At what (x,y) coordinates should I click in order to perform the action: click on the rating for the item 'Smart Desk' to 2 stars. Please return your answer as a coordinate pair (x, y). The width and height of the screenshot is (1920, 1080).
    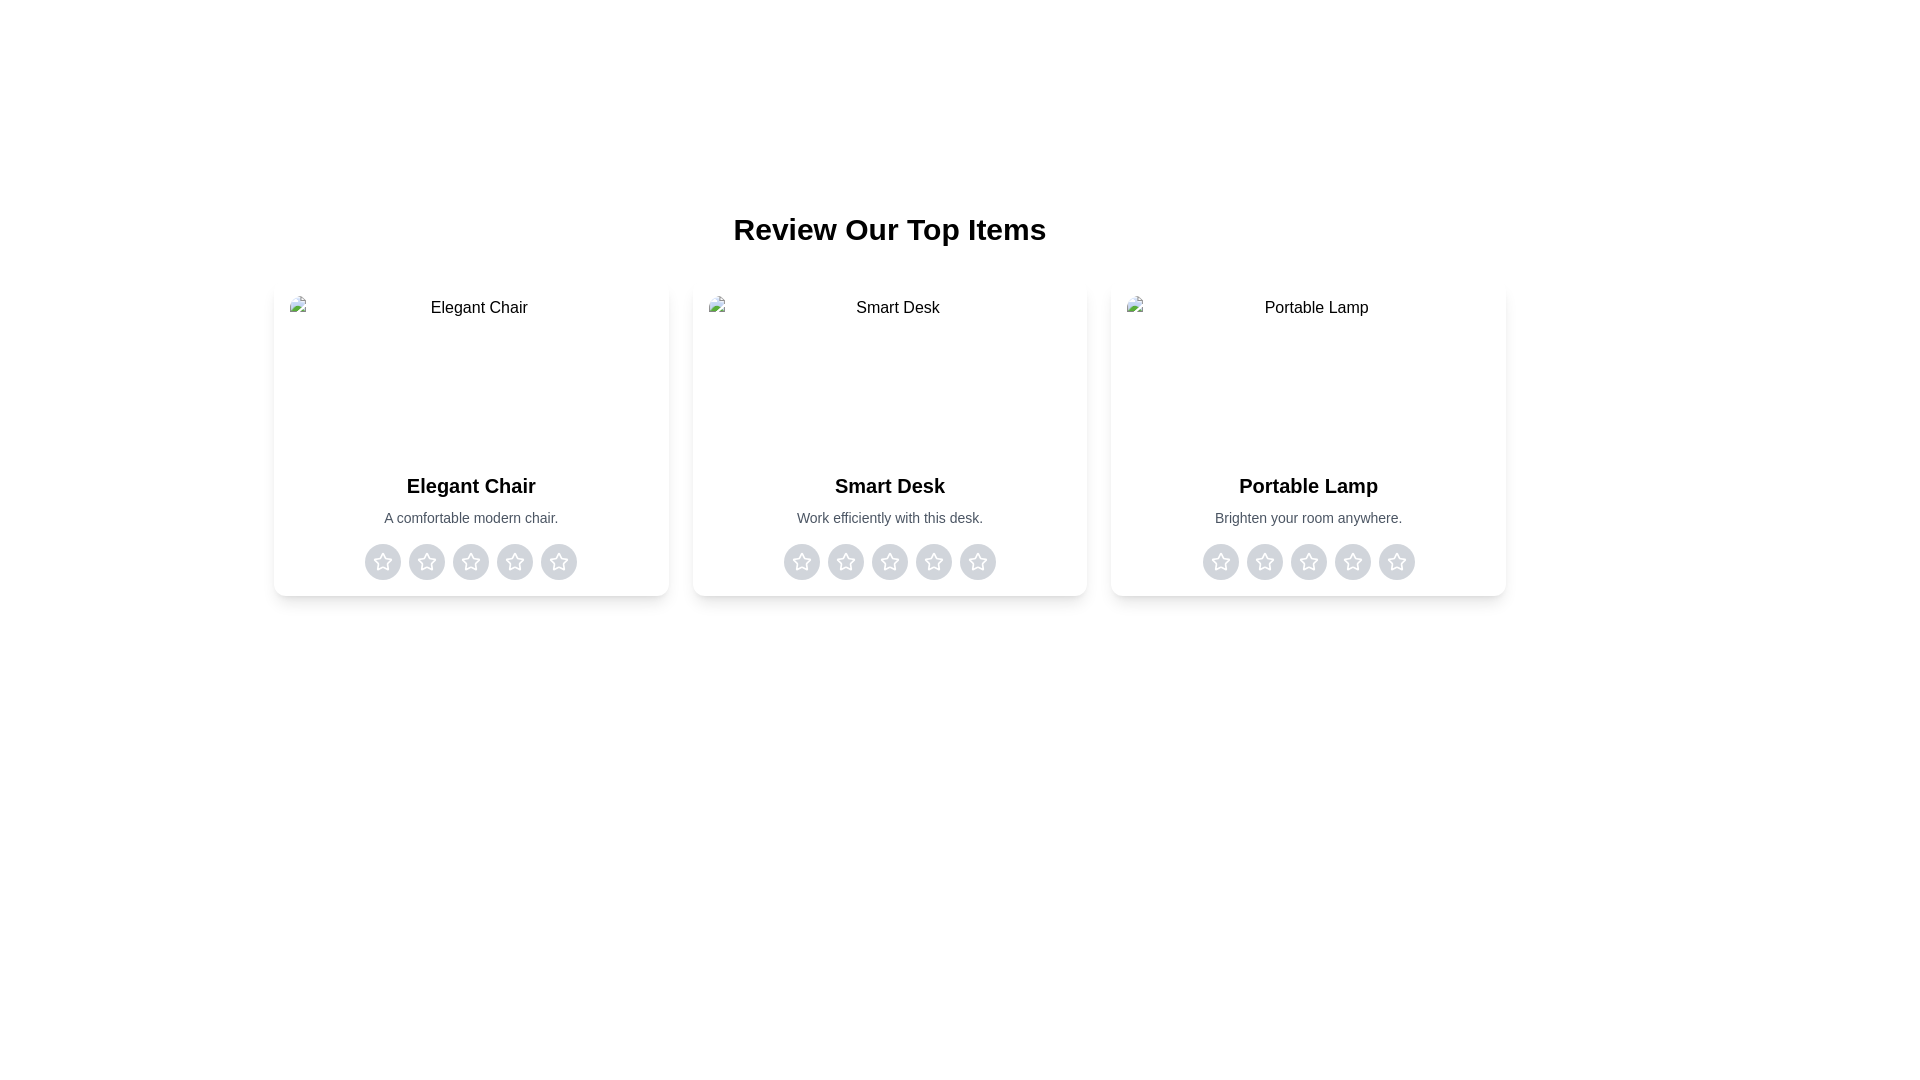
    Looking at the image, I should click on (844, 562).